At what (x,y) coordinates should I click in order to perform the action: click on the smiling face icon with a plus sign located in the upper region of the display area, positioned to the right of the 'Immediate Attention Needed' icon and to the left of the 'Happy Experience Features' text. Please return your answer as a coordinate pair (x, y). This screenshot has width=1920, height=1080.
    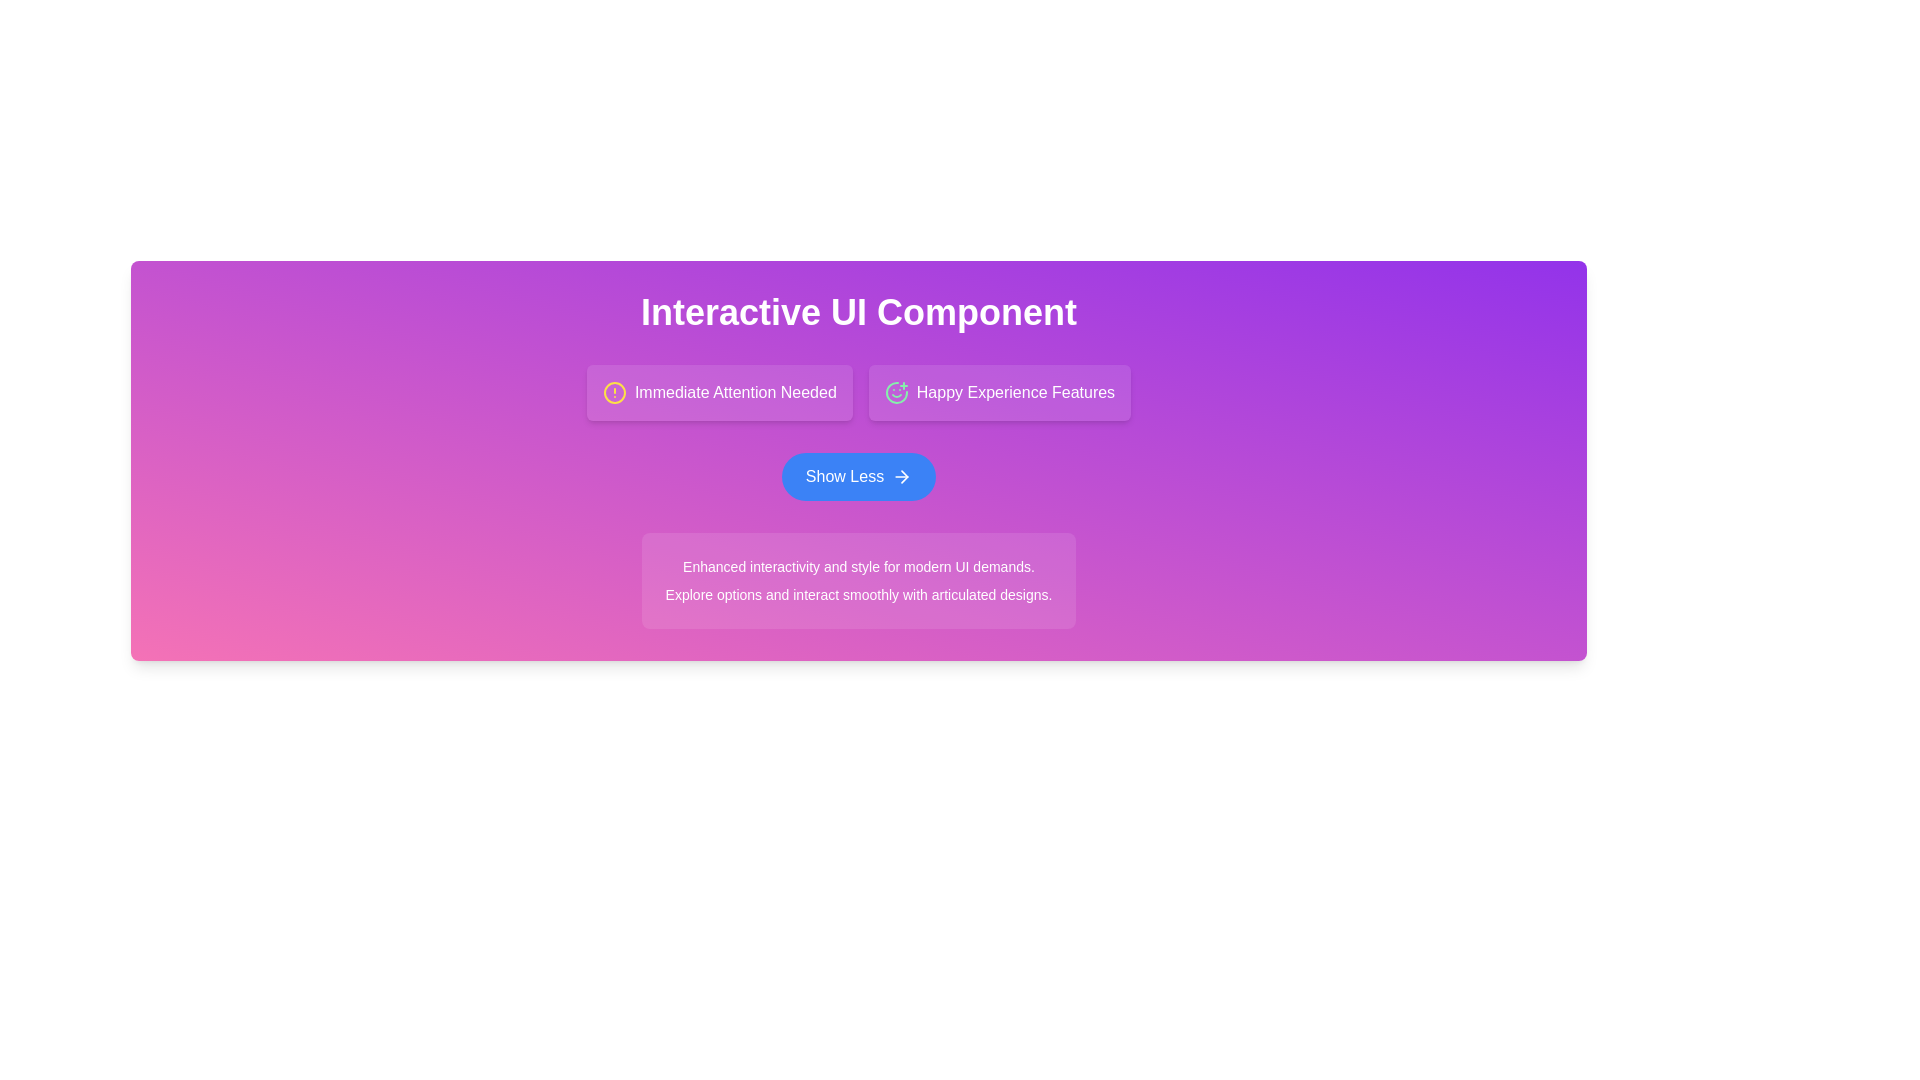
    Looking at the image, I should click on (895, 393).